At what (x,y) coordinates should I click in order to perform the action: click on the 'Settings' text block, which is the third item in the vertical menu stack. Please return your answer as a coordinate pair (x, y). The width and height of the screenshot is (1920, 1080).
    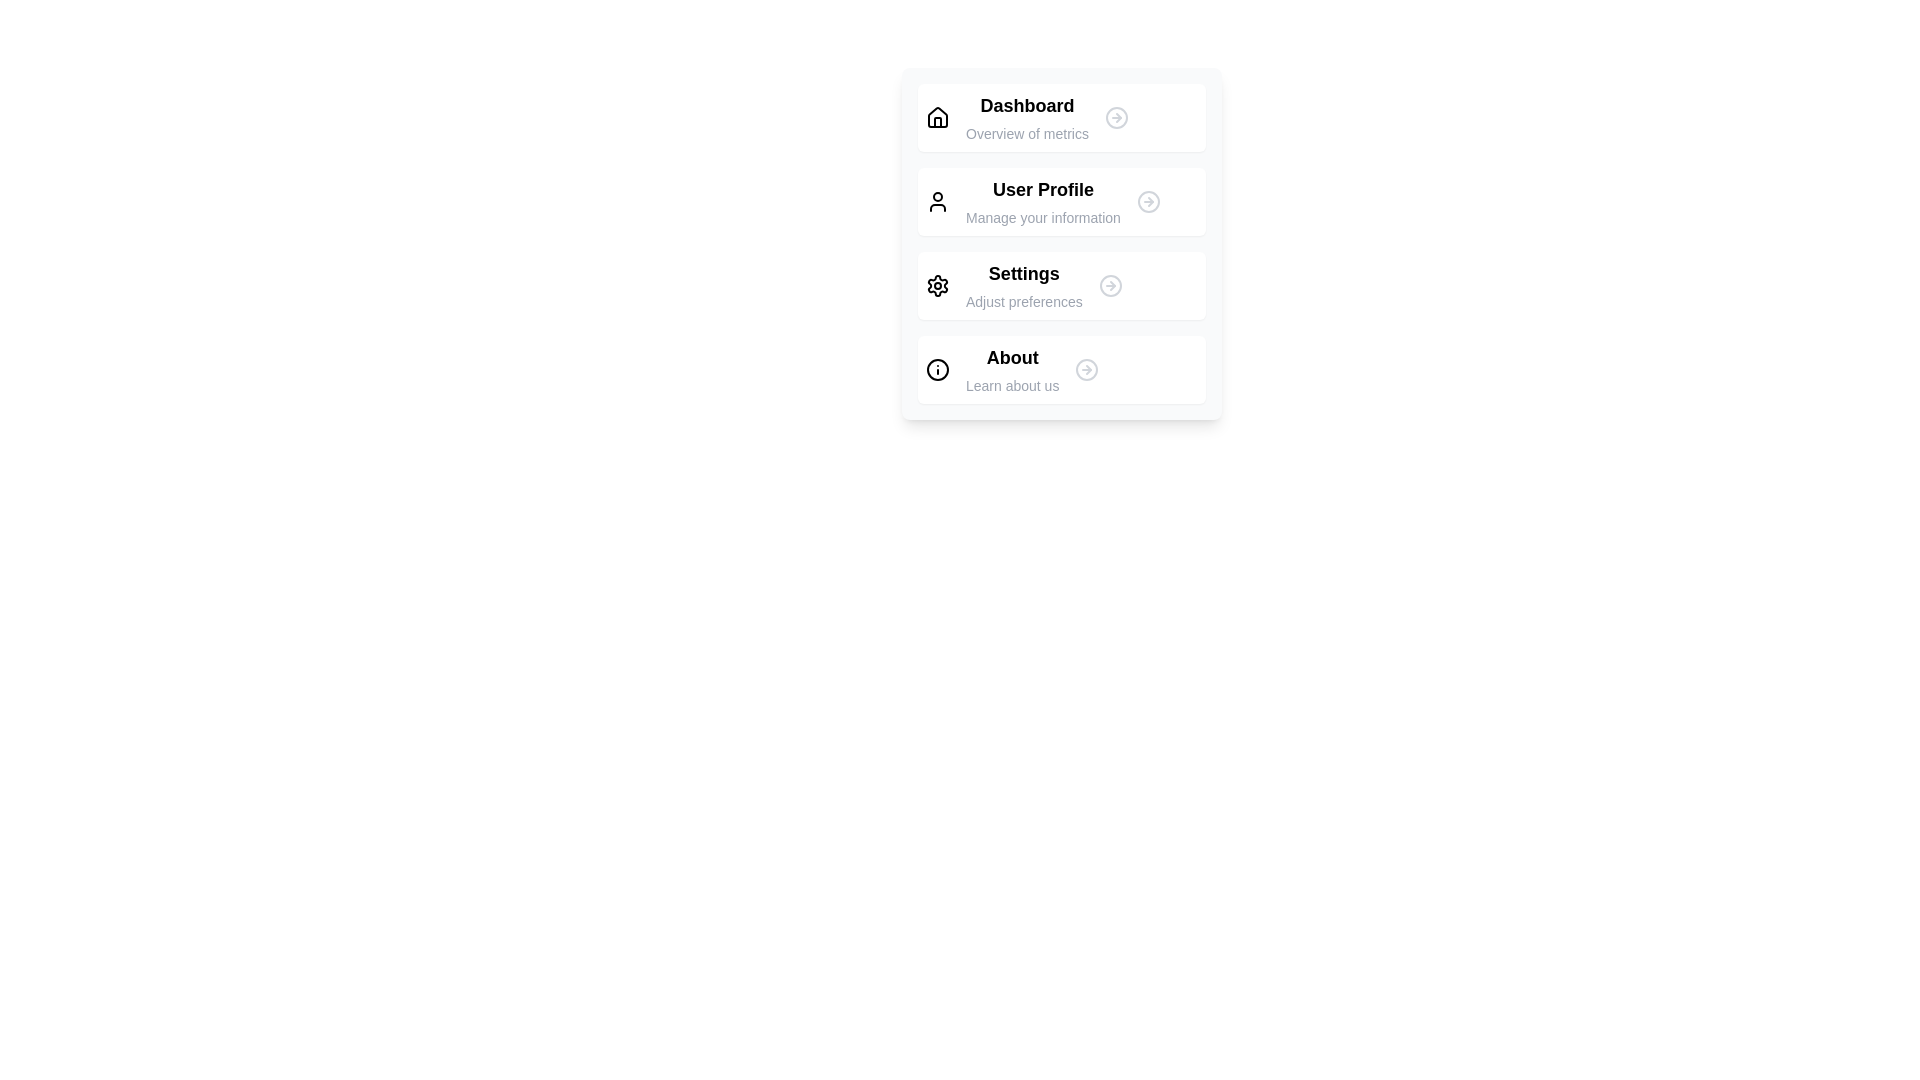
    Looking at the image, I should click on (1023, 285).